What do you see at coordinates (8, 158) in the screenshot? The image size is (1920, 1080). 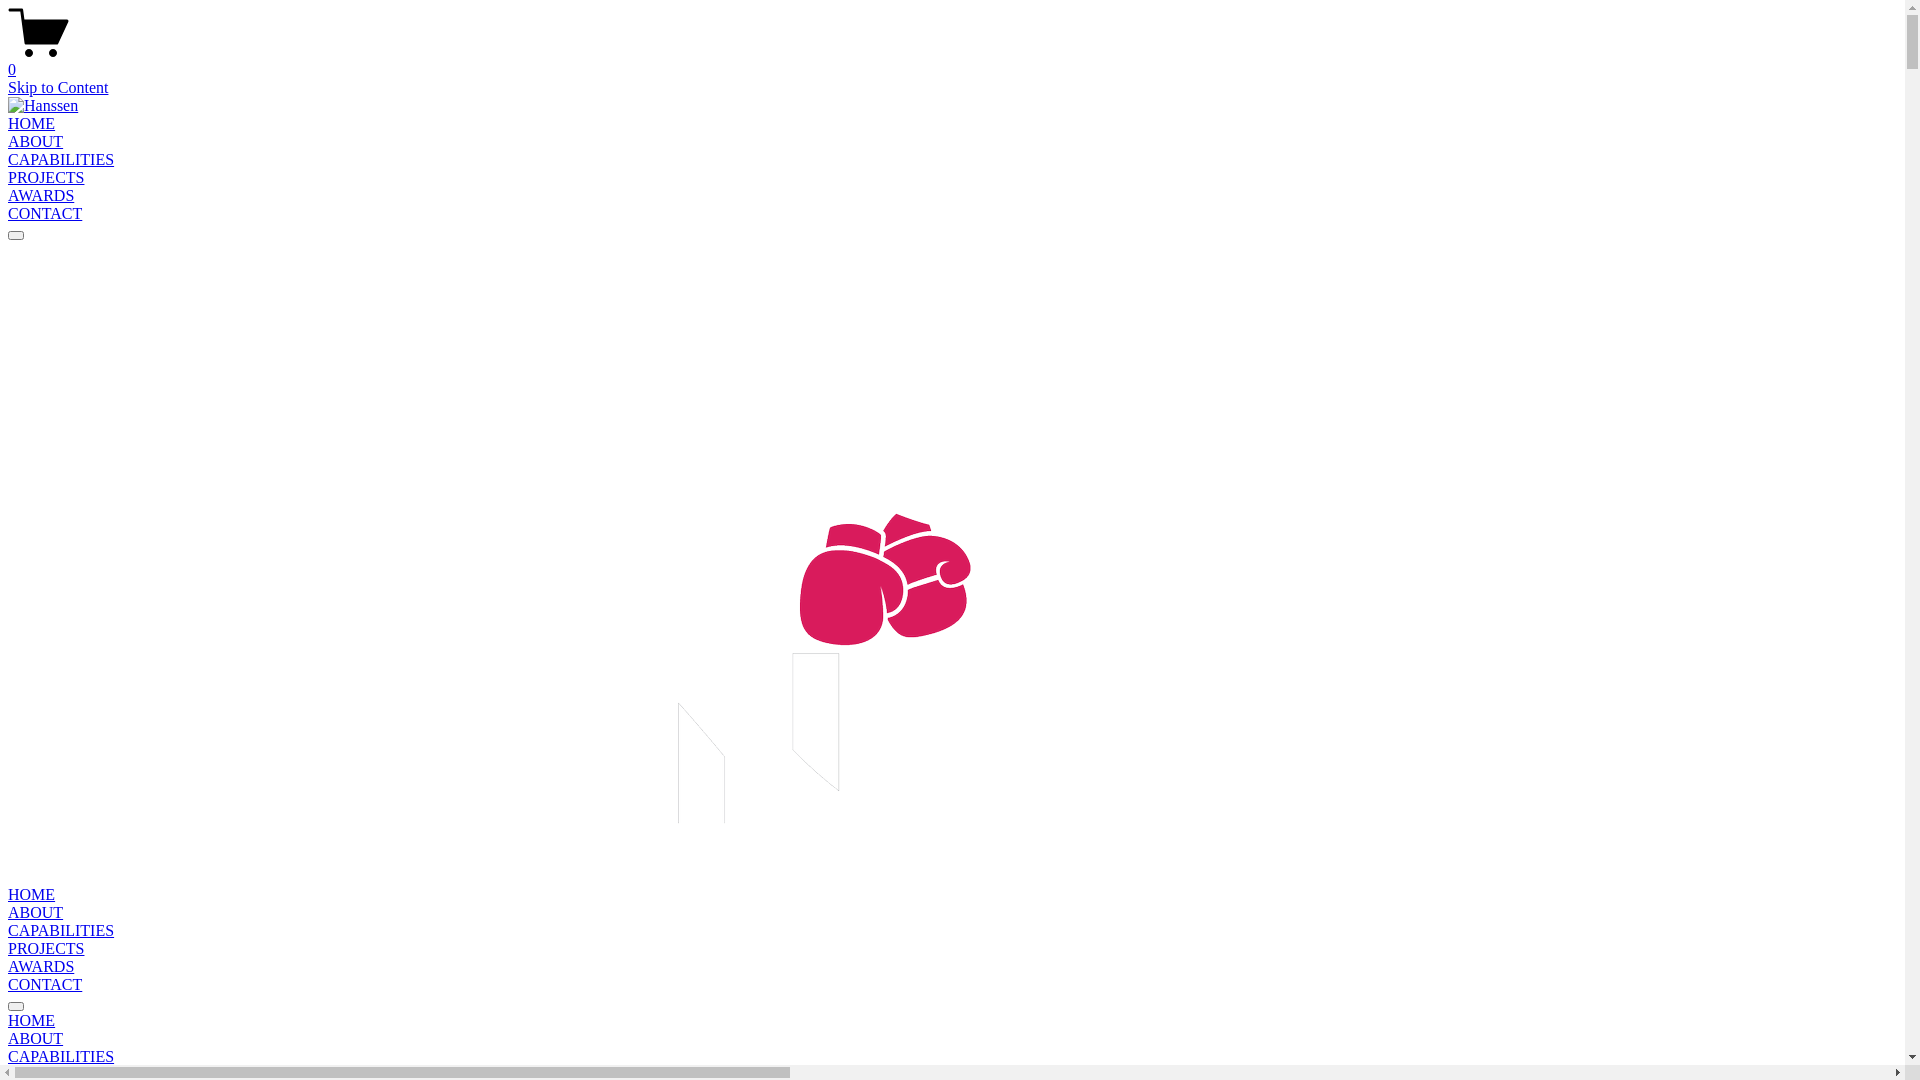 I see `'CAPABILITIES'` at bounding box center [8, 158].